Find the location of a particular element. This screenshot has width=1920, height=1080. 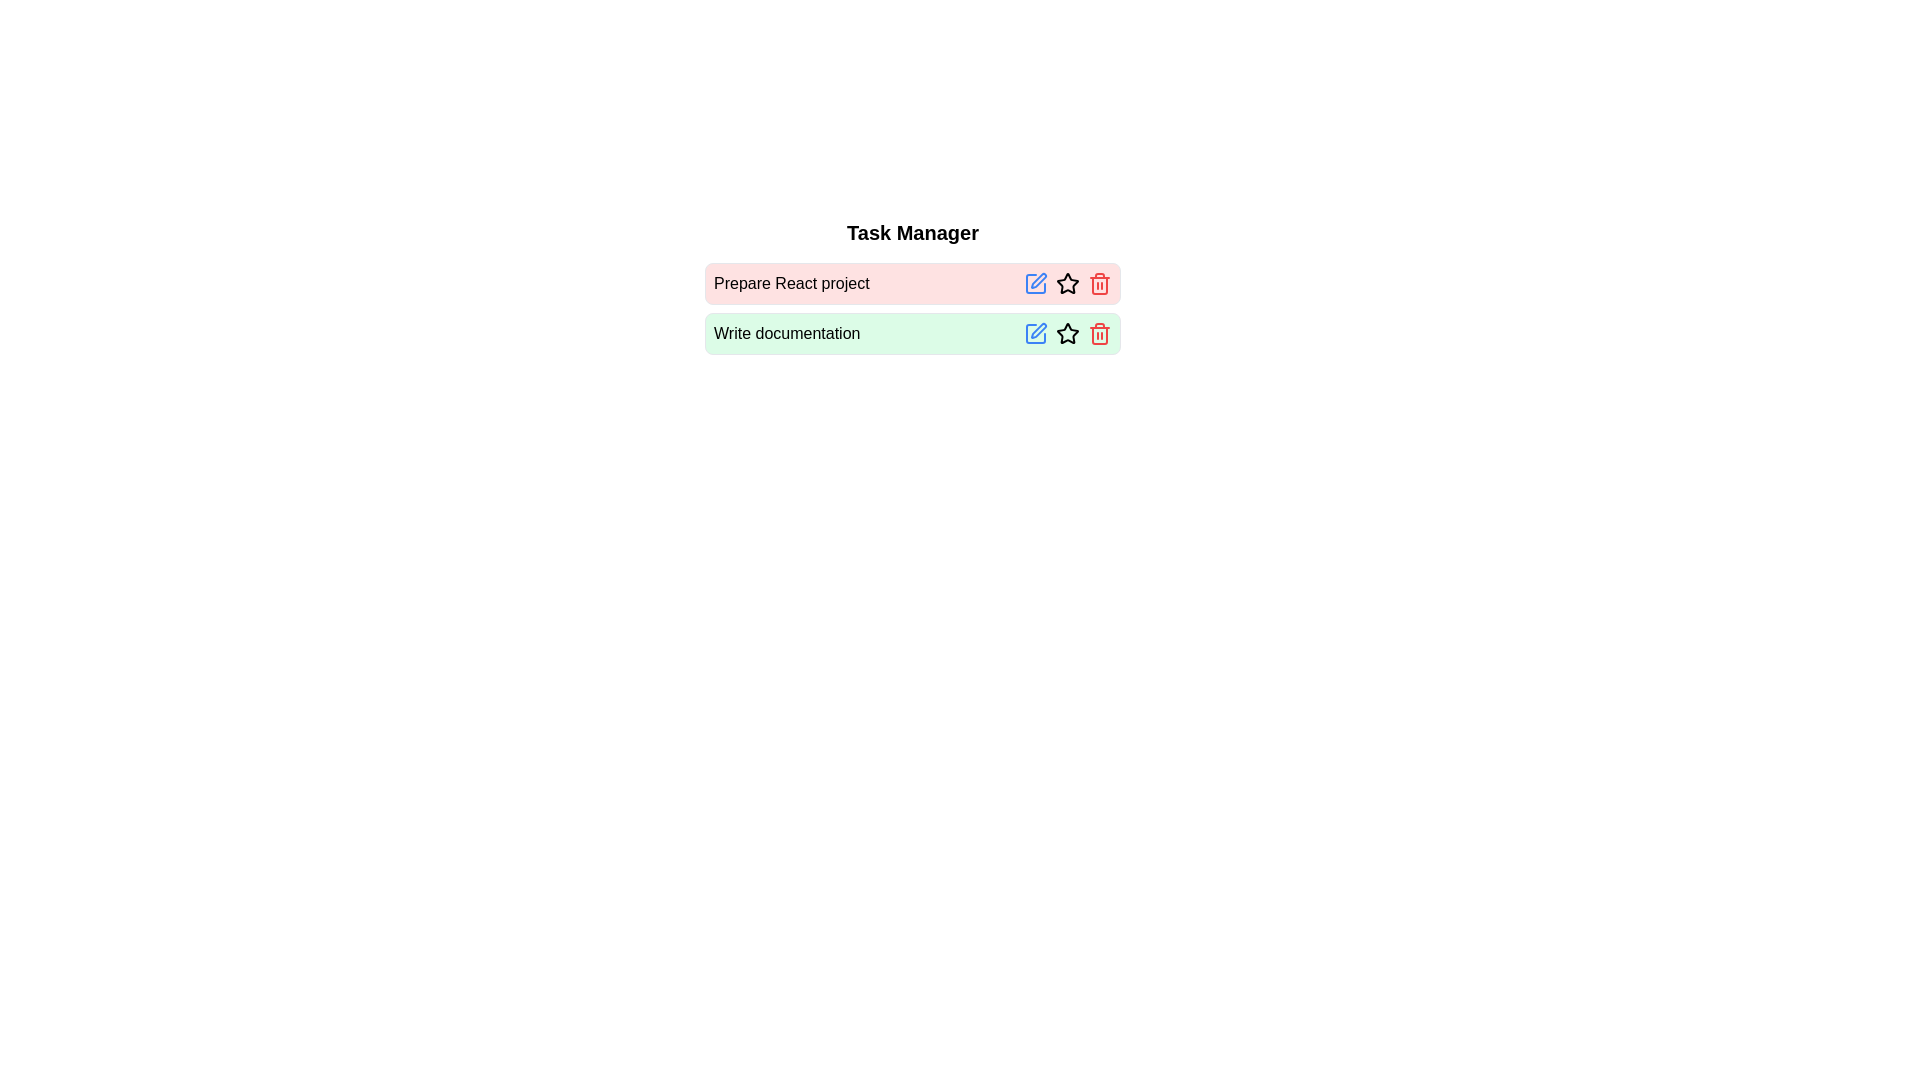

text from the text label located in the second task row of the task list interface, which has a green background and is positioned beneath the first row with a pink background is located at coordinates (786, 333).